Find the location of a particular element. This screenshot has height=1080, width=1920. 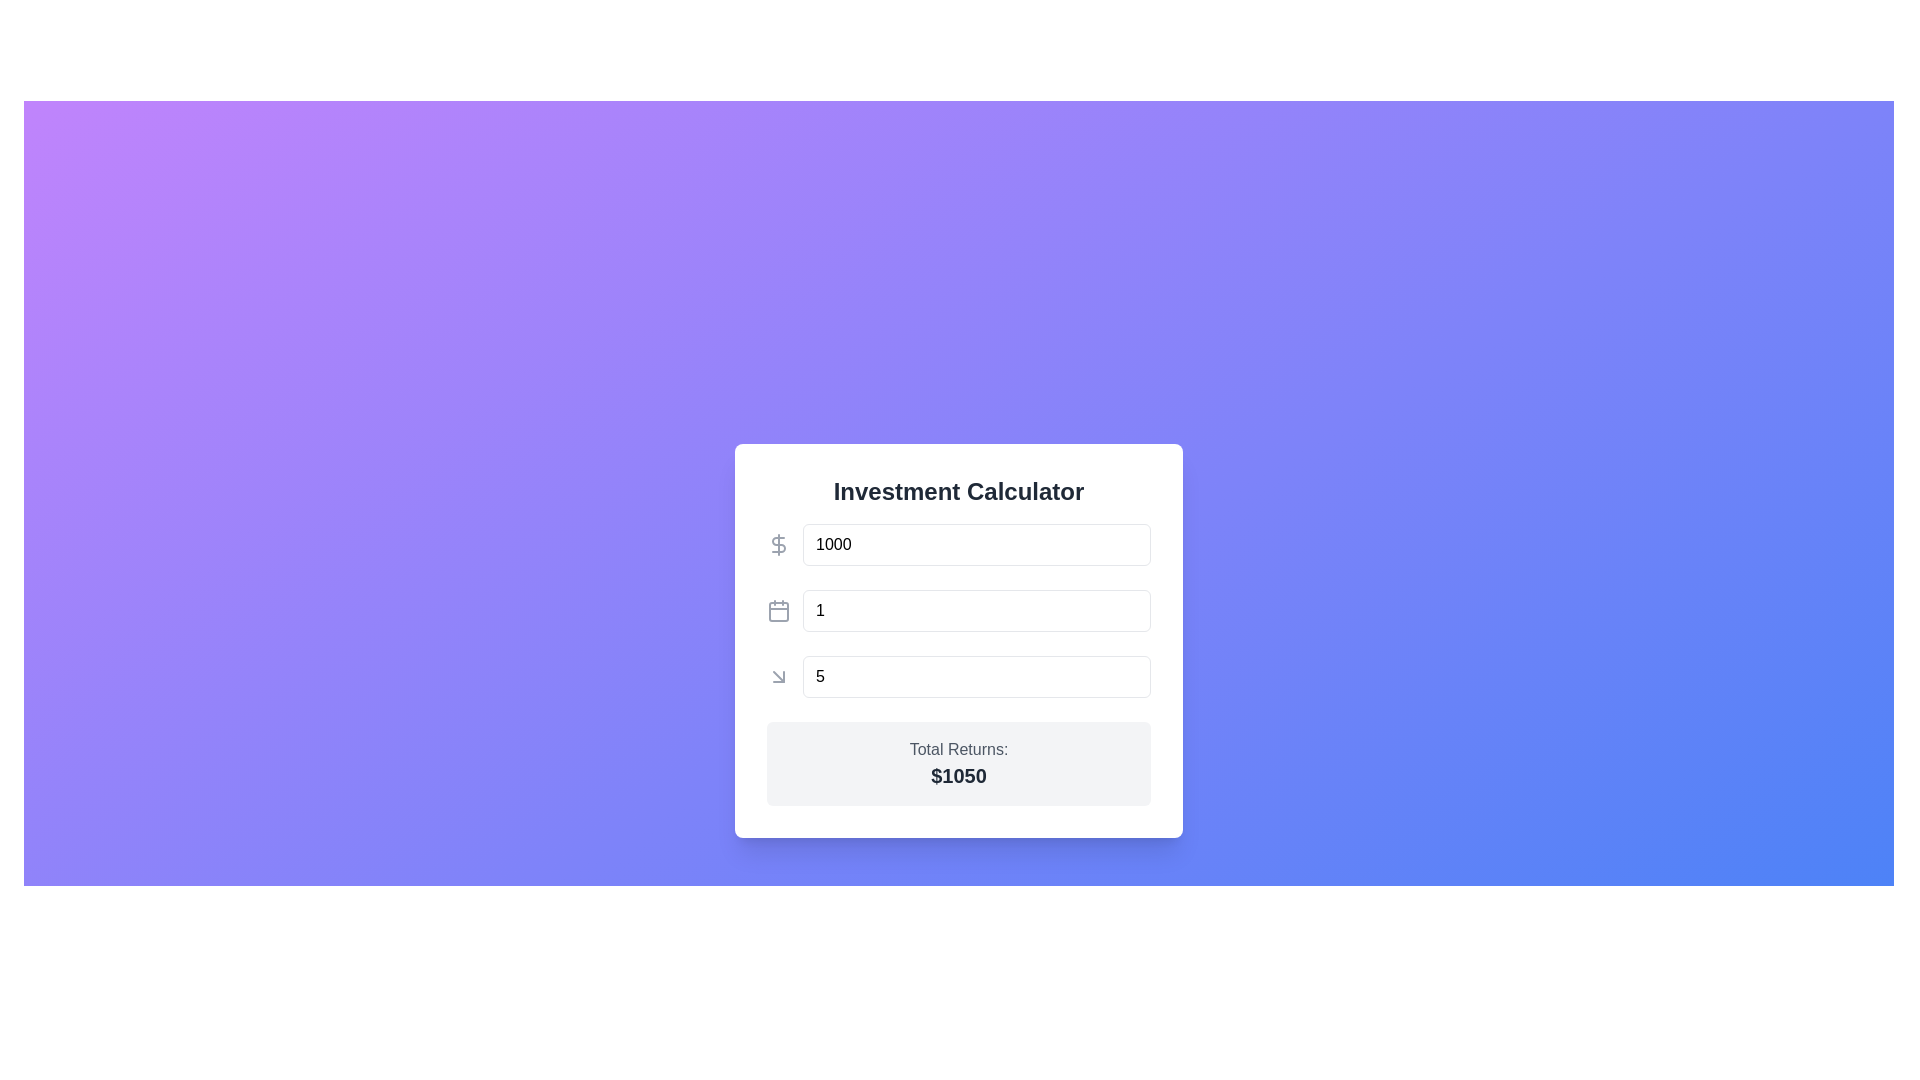

the calendar icon graphical element which indicates date selection functionality, located to the left of the input field in the second row of the form layout is located at coordinates (777, 611).